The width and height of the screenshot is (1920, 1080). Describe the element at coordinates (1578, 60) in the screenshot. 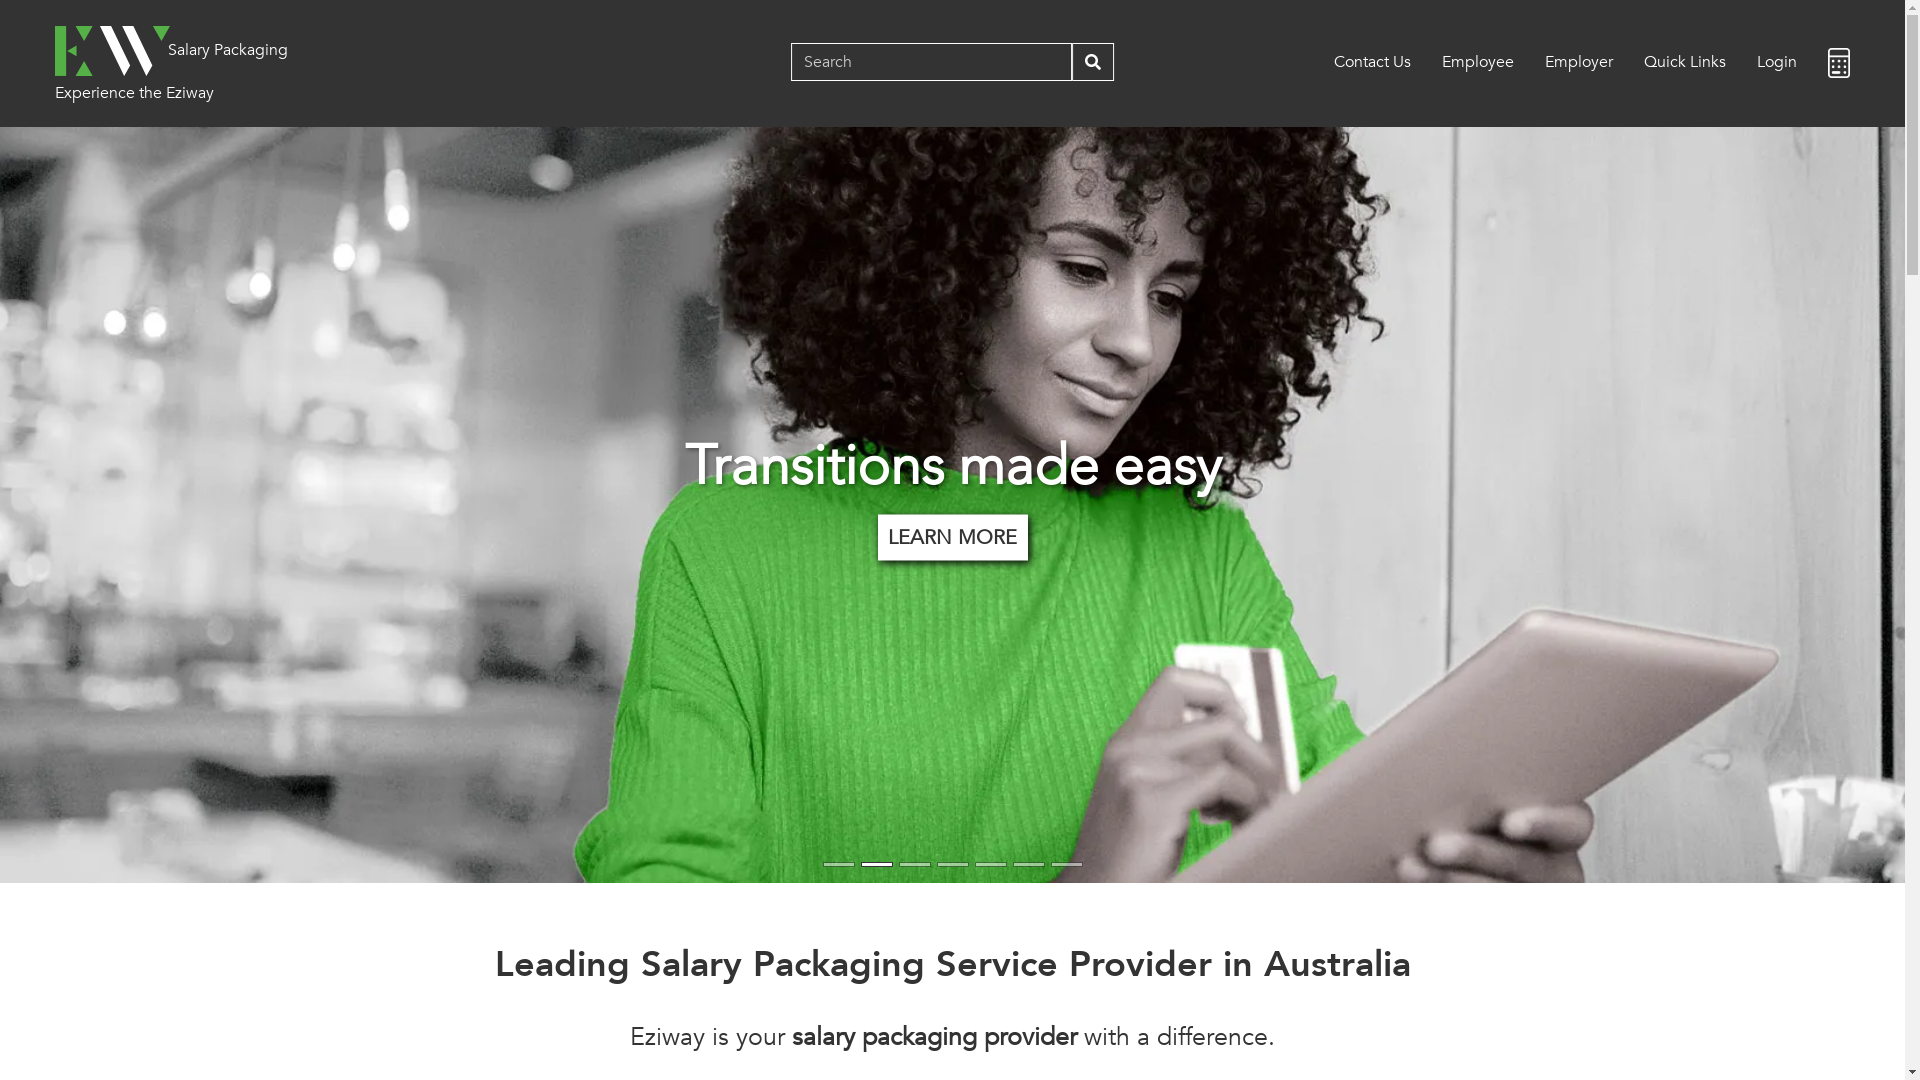

I see `'Employer'` at that location.